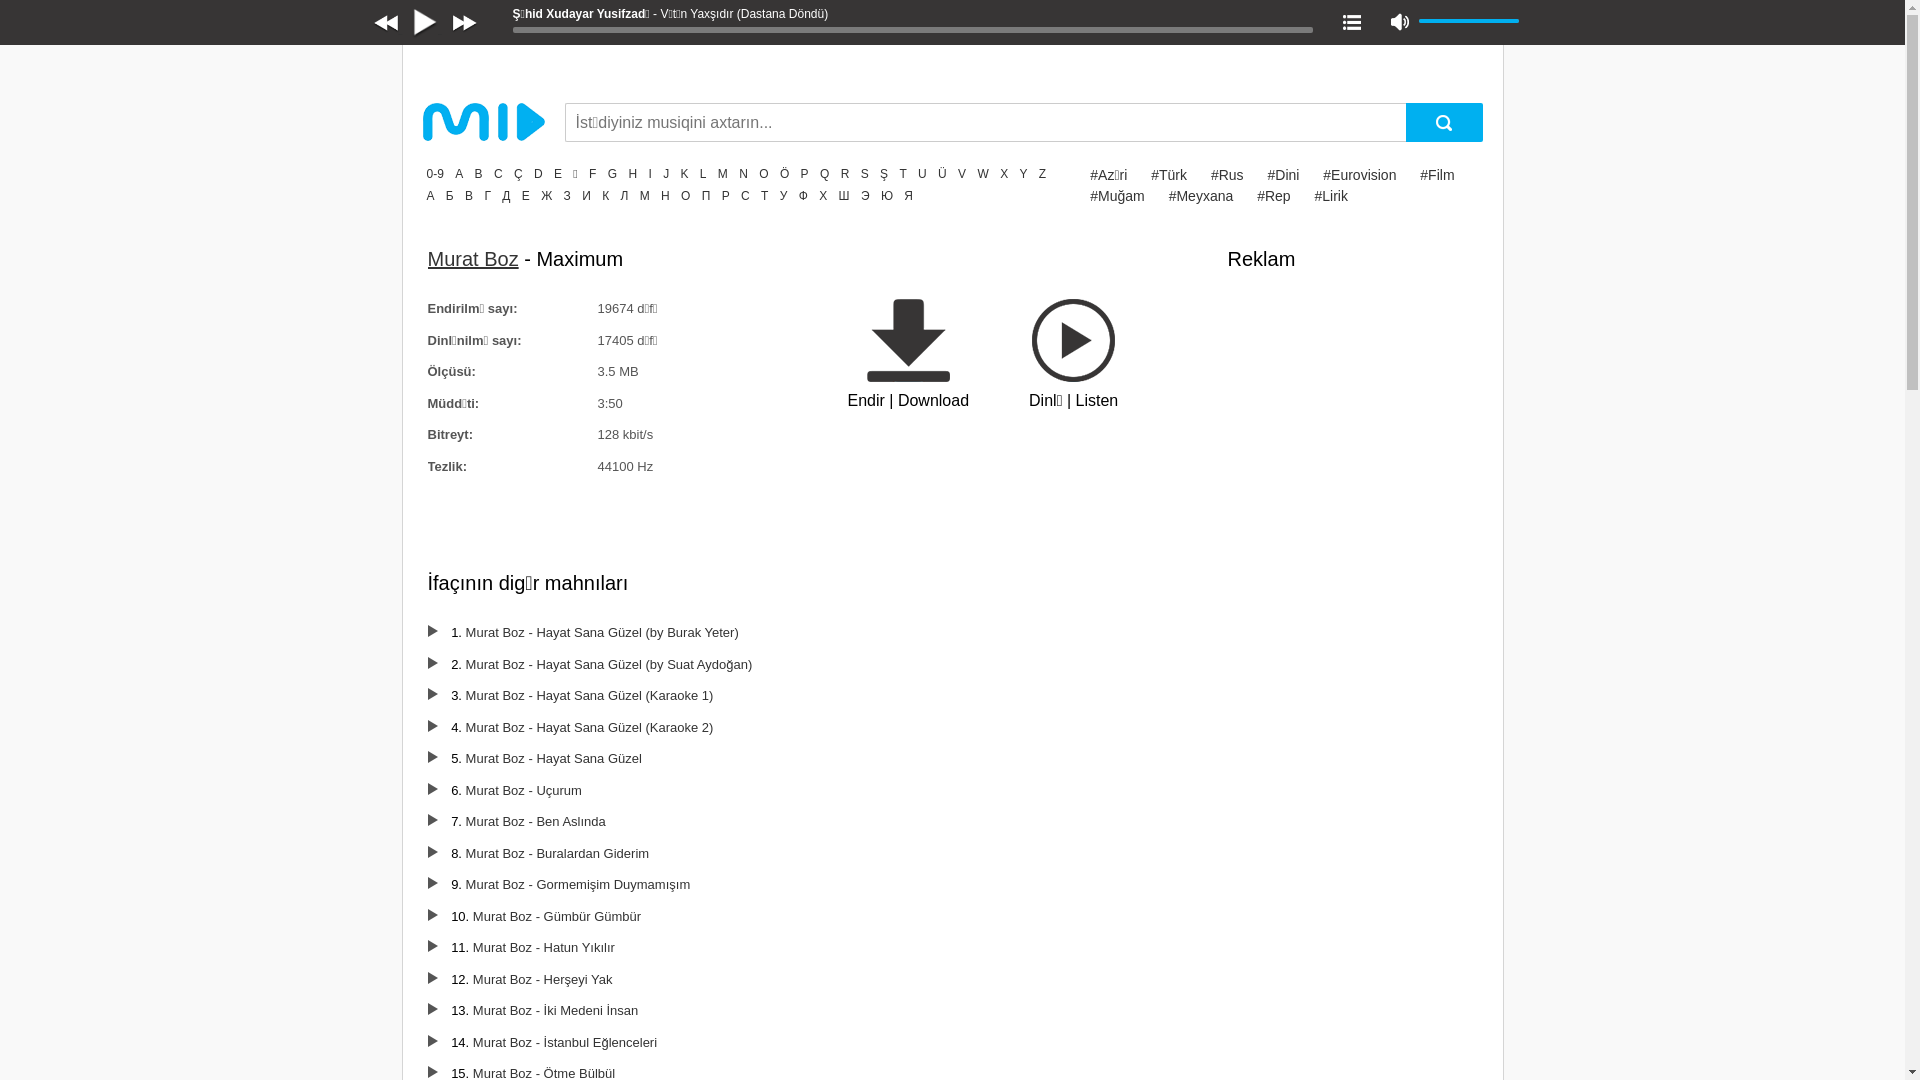 The image size is (1920, 1080). I want to click on 'T', so click(897, 172).